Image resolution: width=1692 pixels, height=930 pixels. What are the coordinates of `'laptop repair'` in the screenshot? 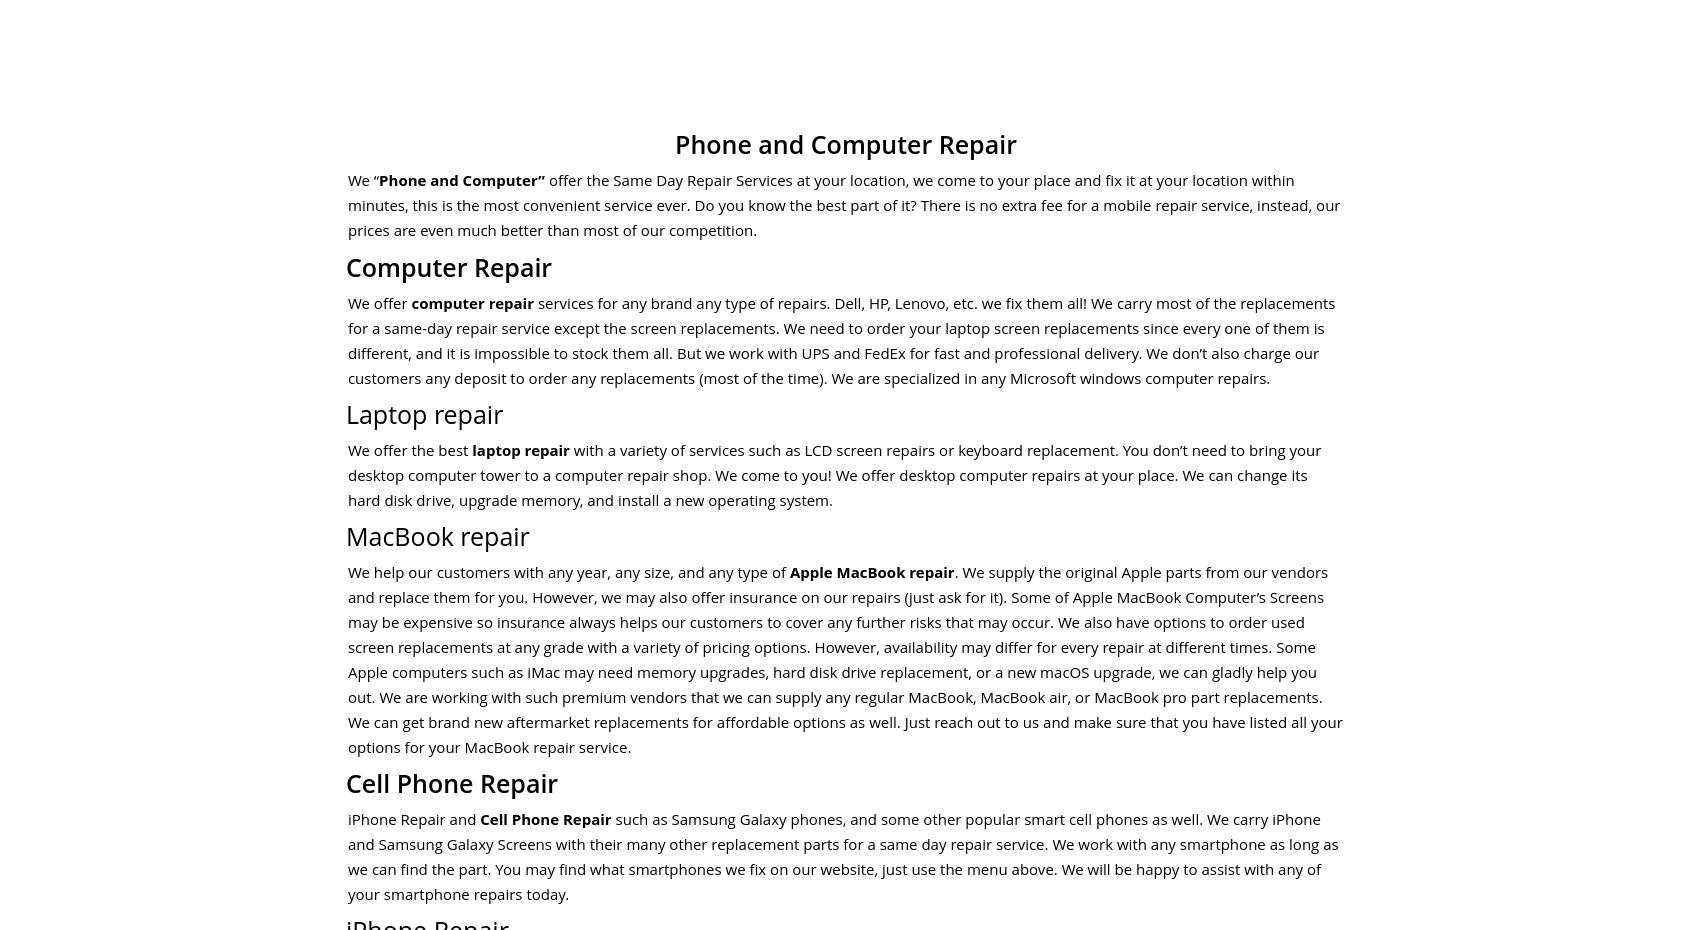 It's located at (520, 449).